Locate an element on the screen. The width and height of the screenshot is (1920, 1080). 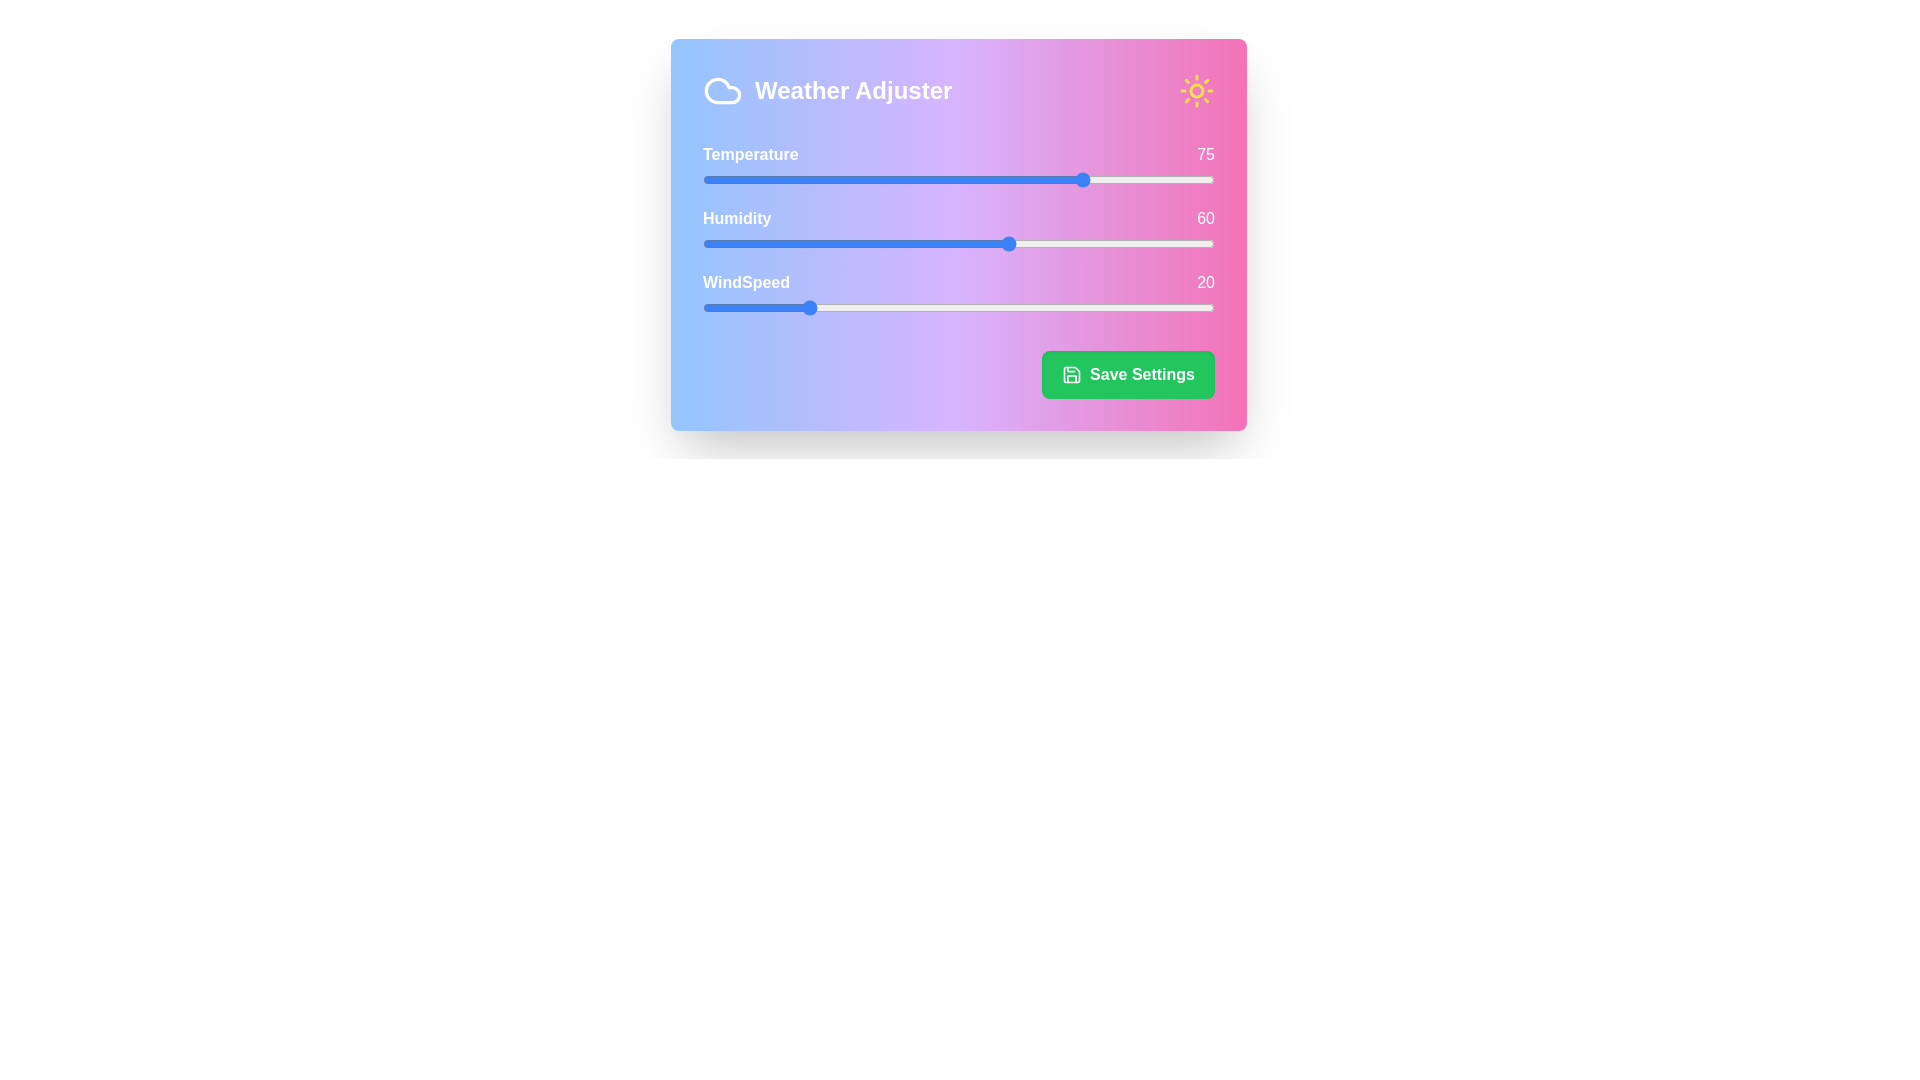
the numeric indicators of the interactive sliders labeled 'Temperature', 'Humidity', and 'WindSpeed' in the Weather Adjuster card is located at coordinates (958, 230).